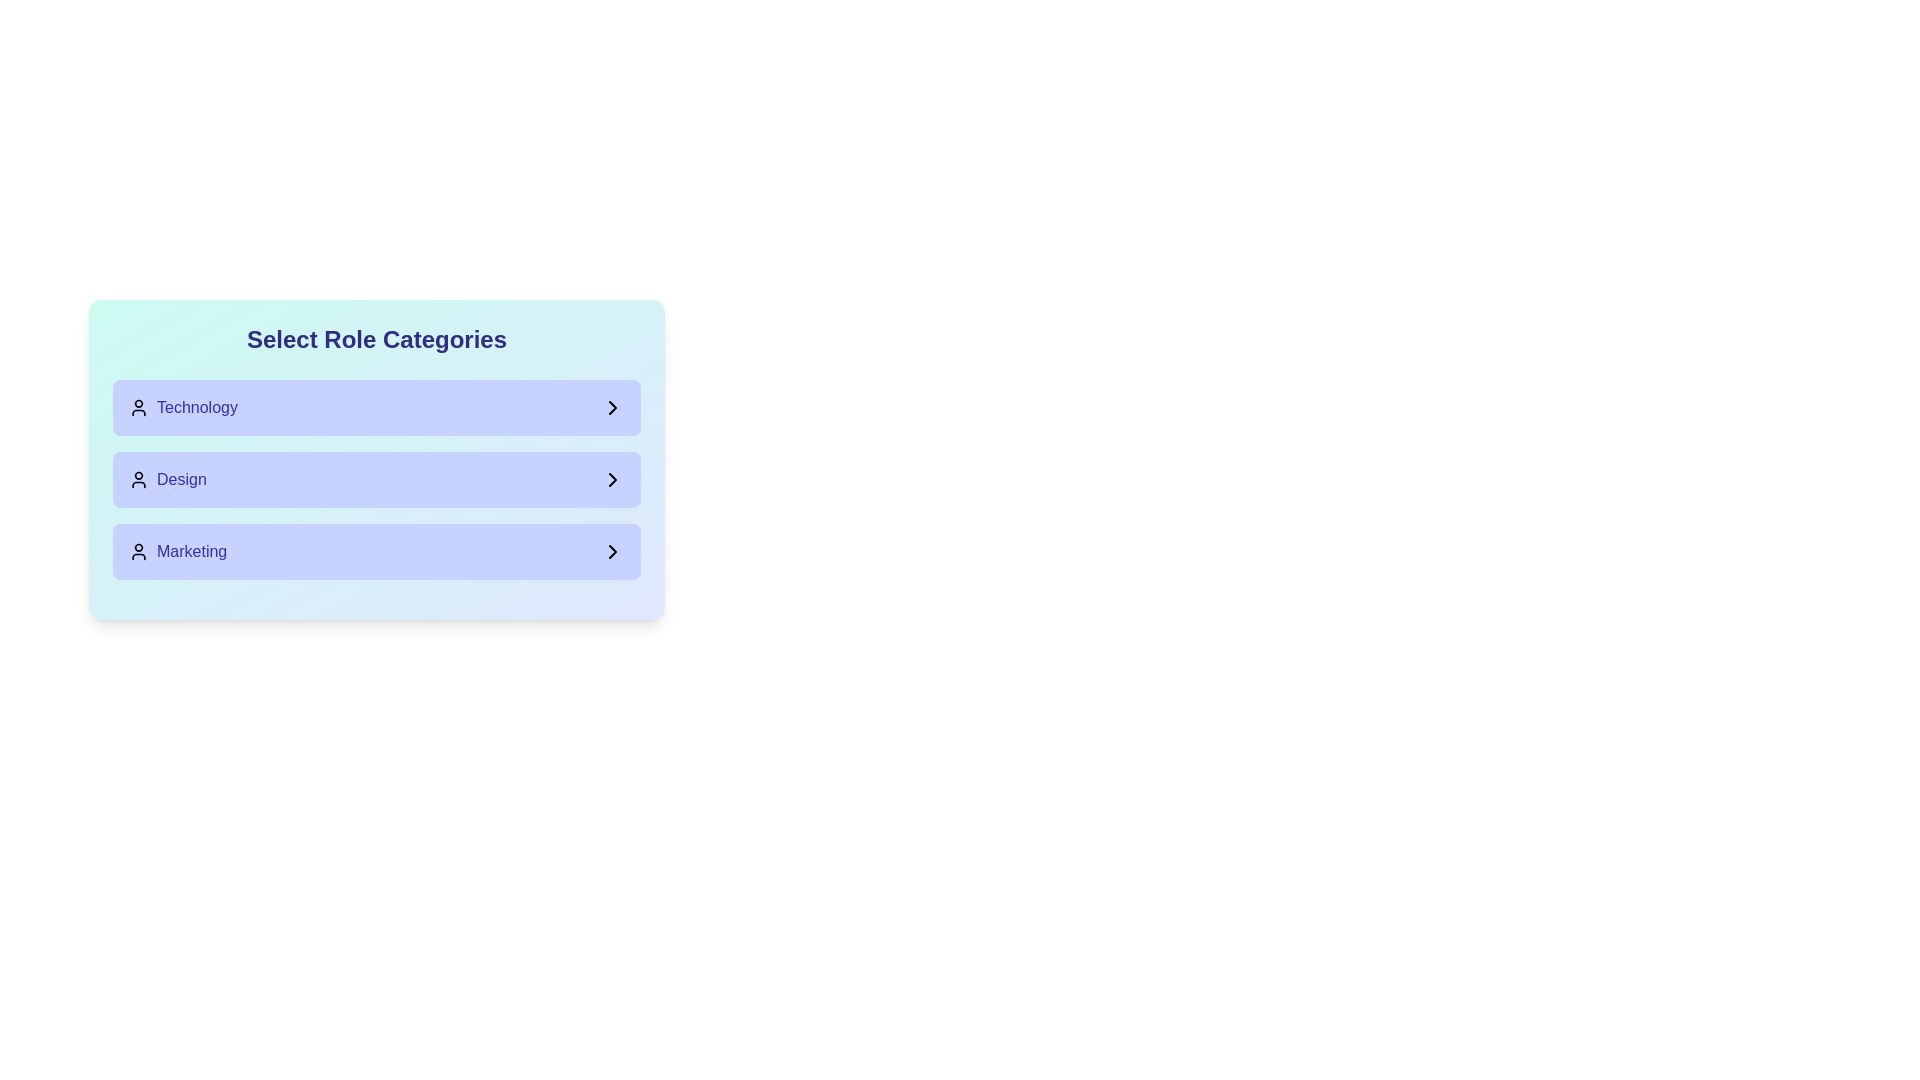 The image size is (1920, 1080). I want to click on the 'Technology' category selector item using keyboard navigation, so click(183, 407).